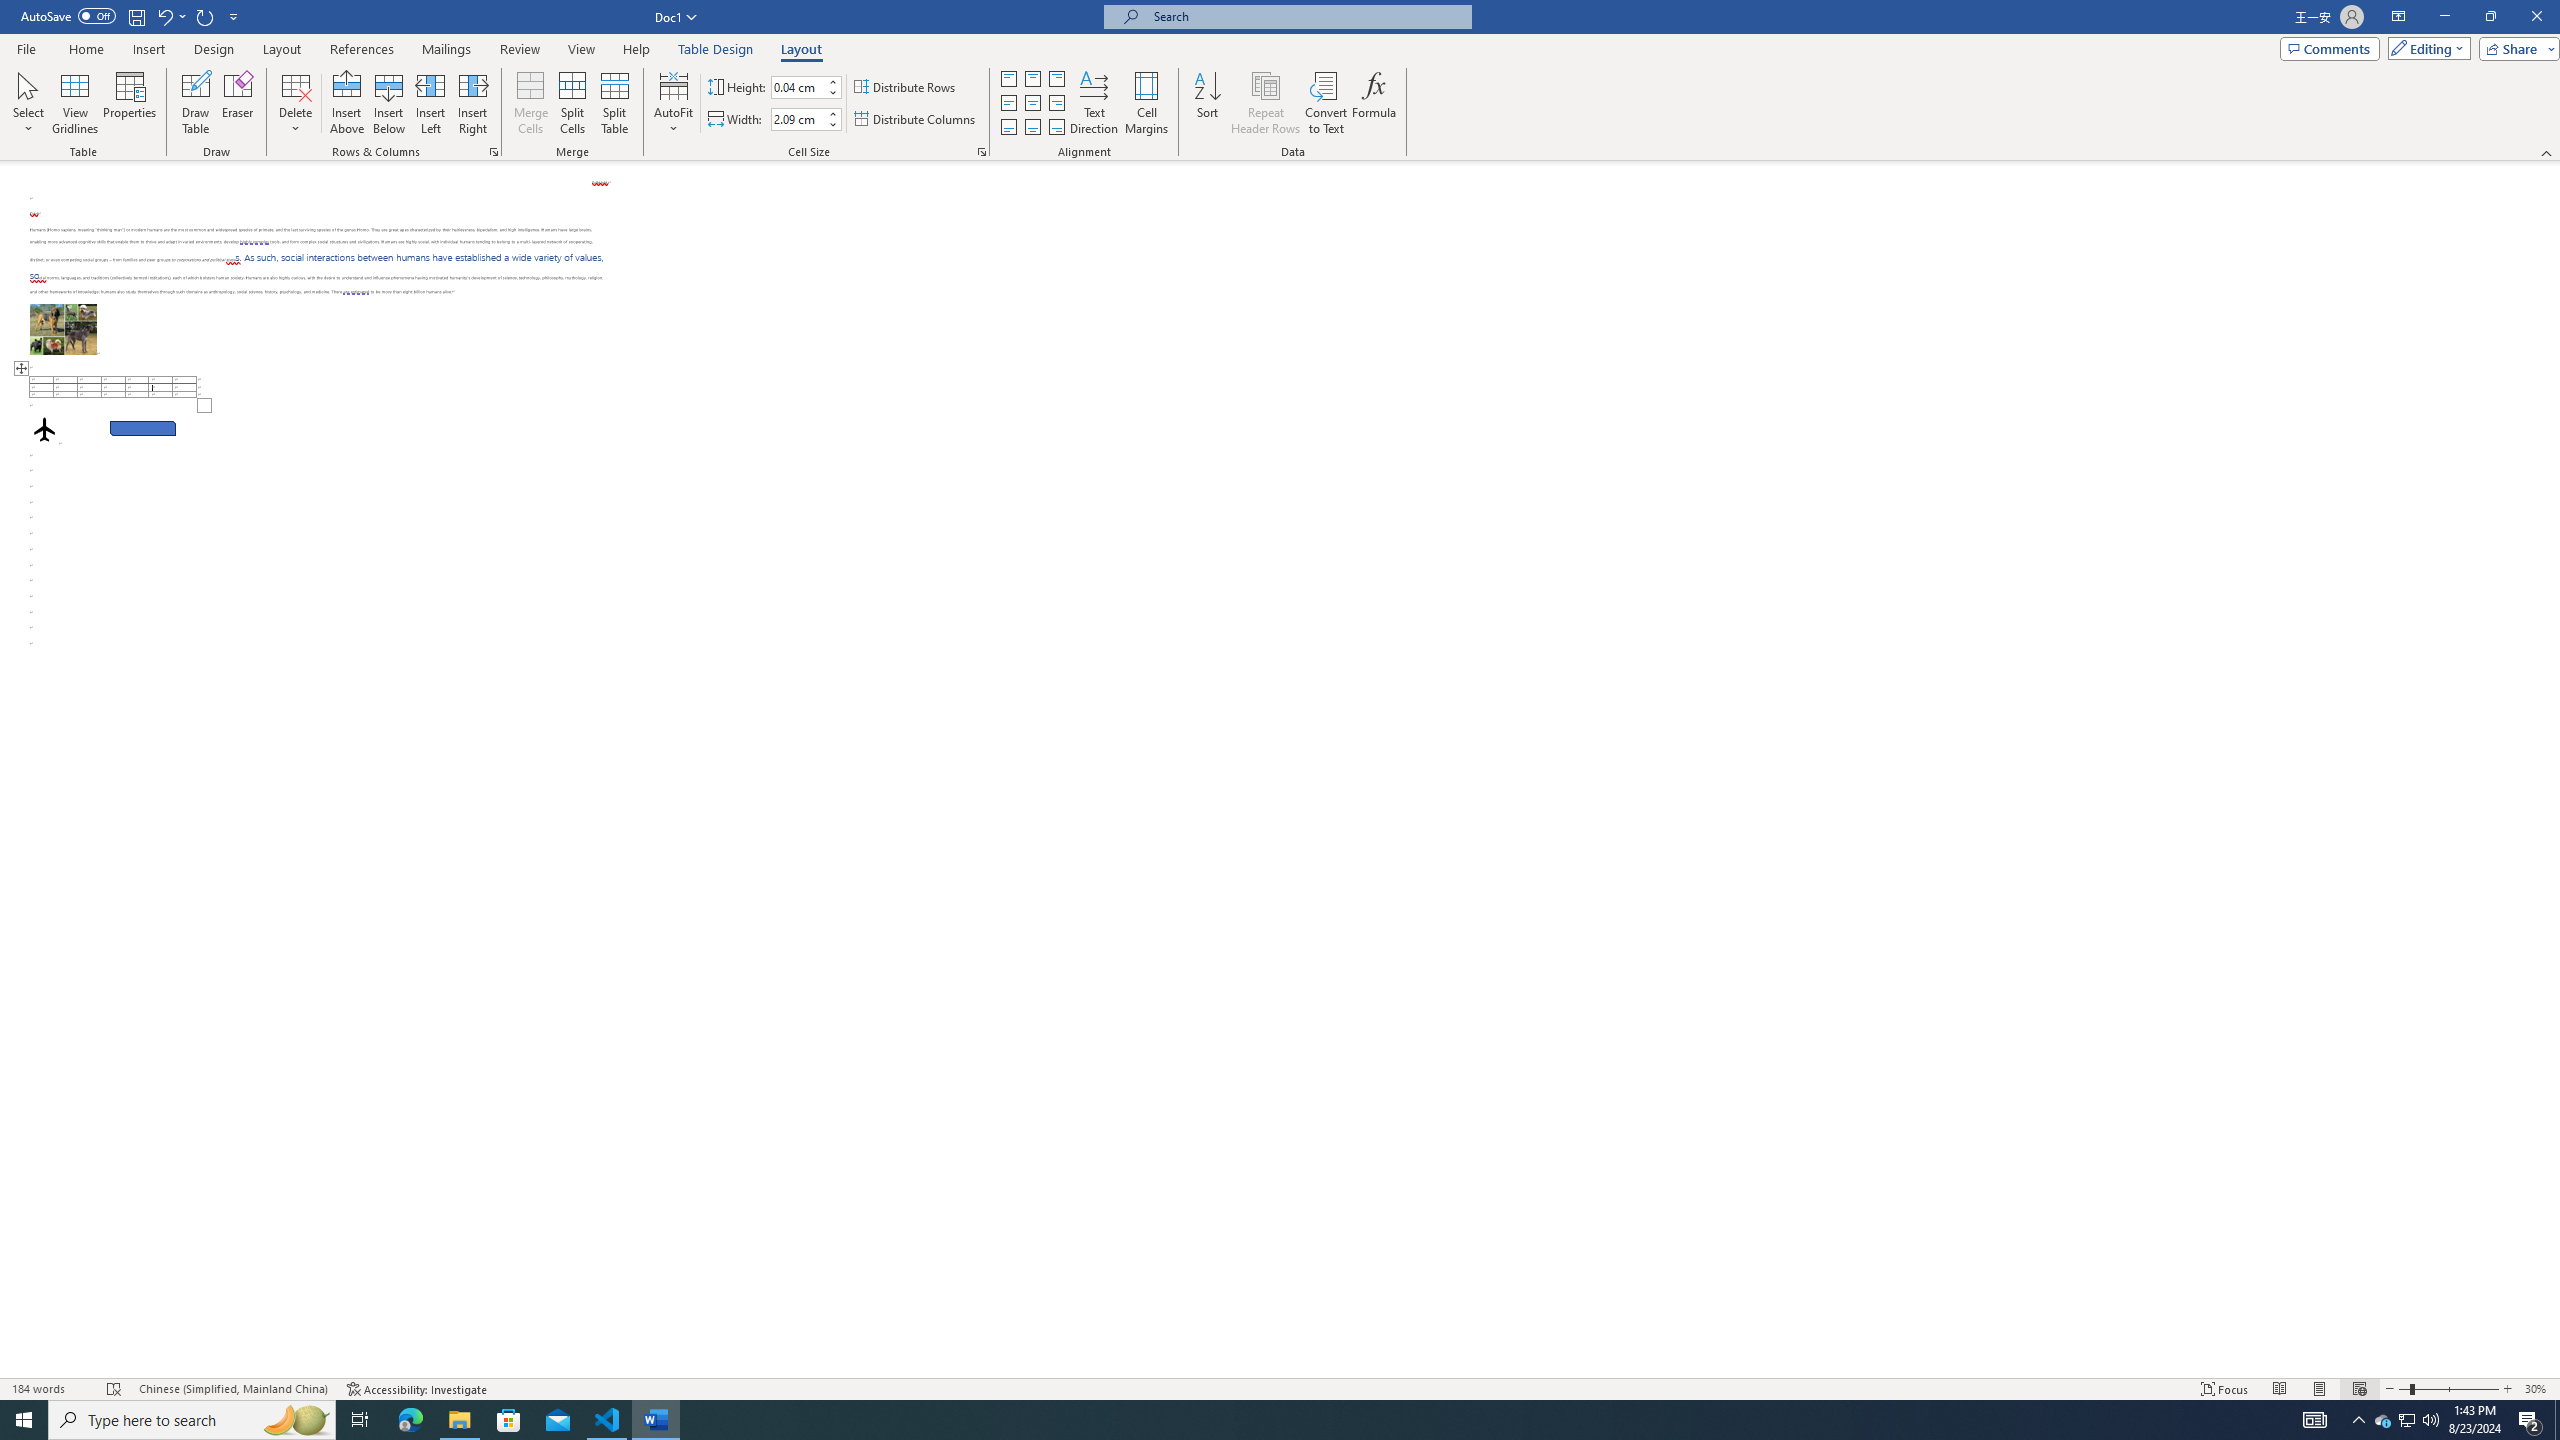 The width and height of the screenshot is (2560, 1440). Describe the element at coordinates (613, 103) in the screenshot. I see `'Split Table'` at that location.